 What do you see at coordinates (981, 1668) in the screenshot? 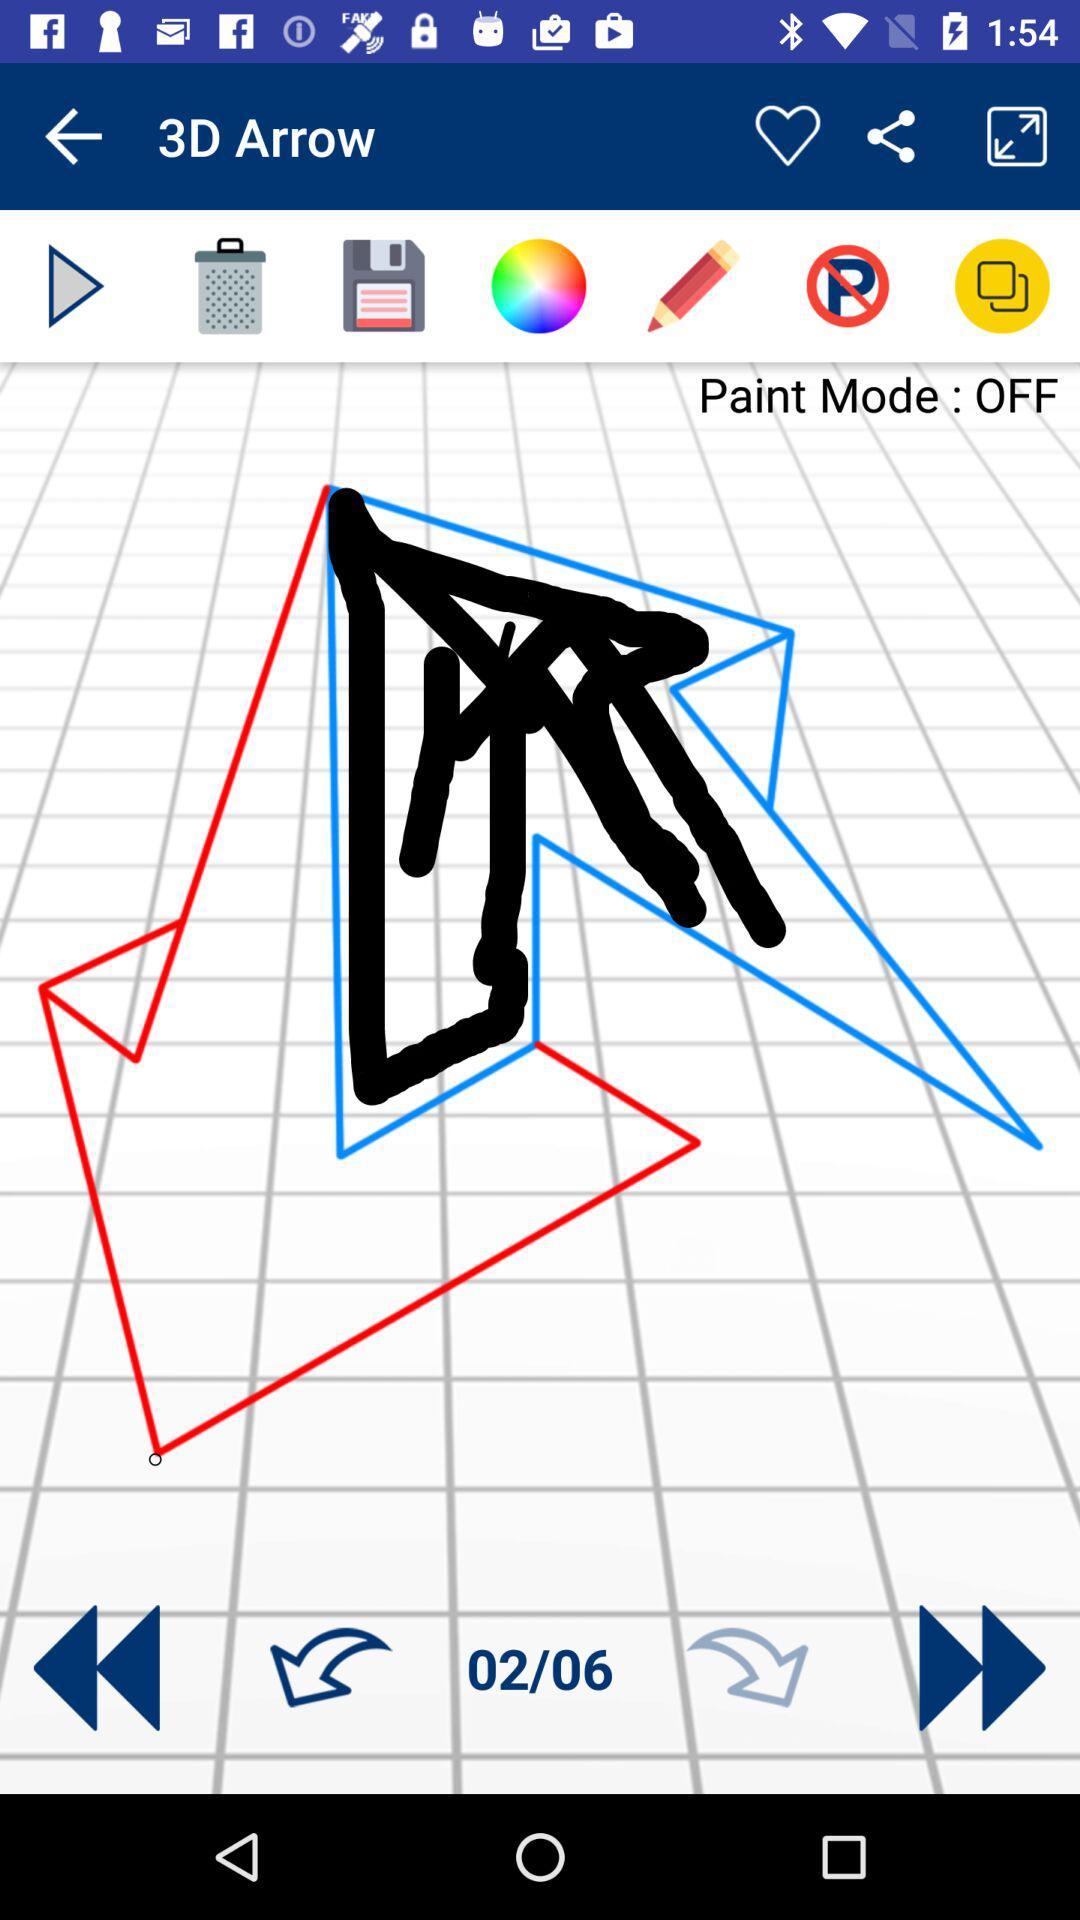
I see `the av_forward icon` at bounding box center [981, 1668].